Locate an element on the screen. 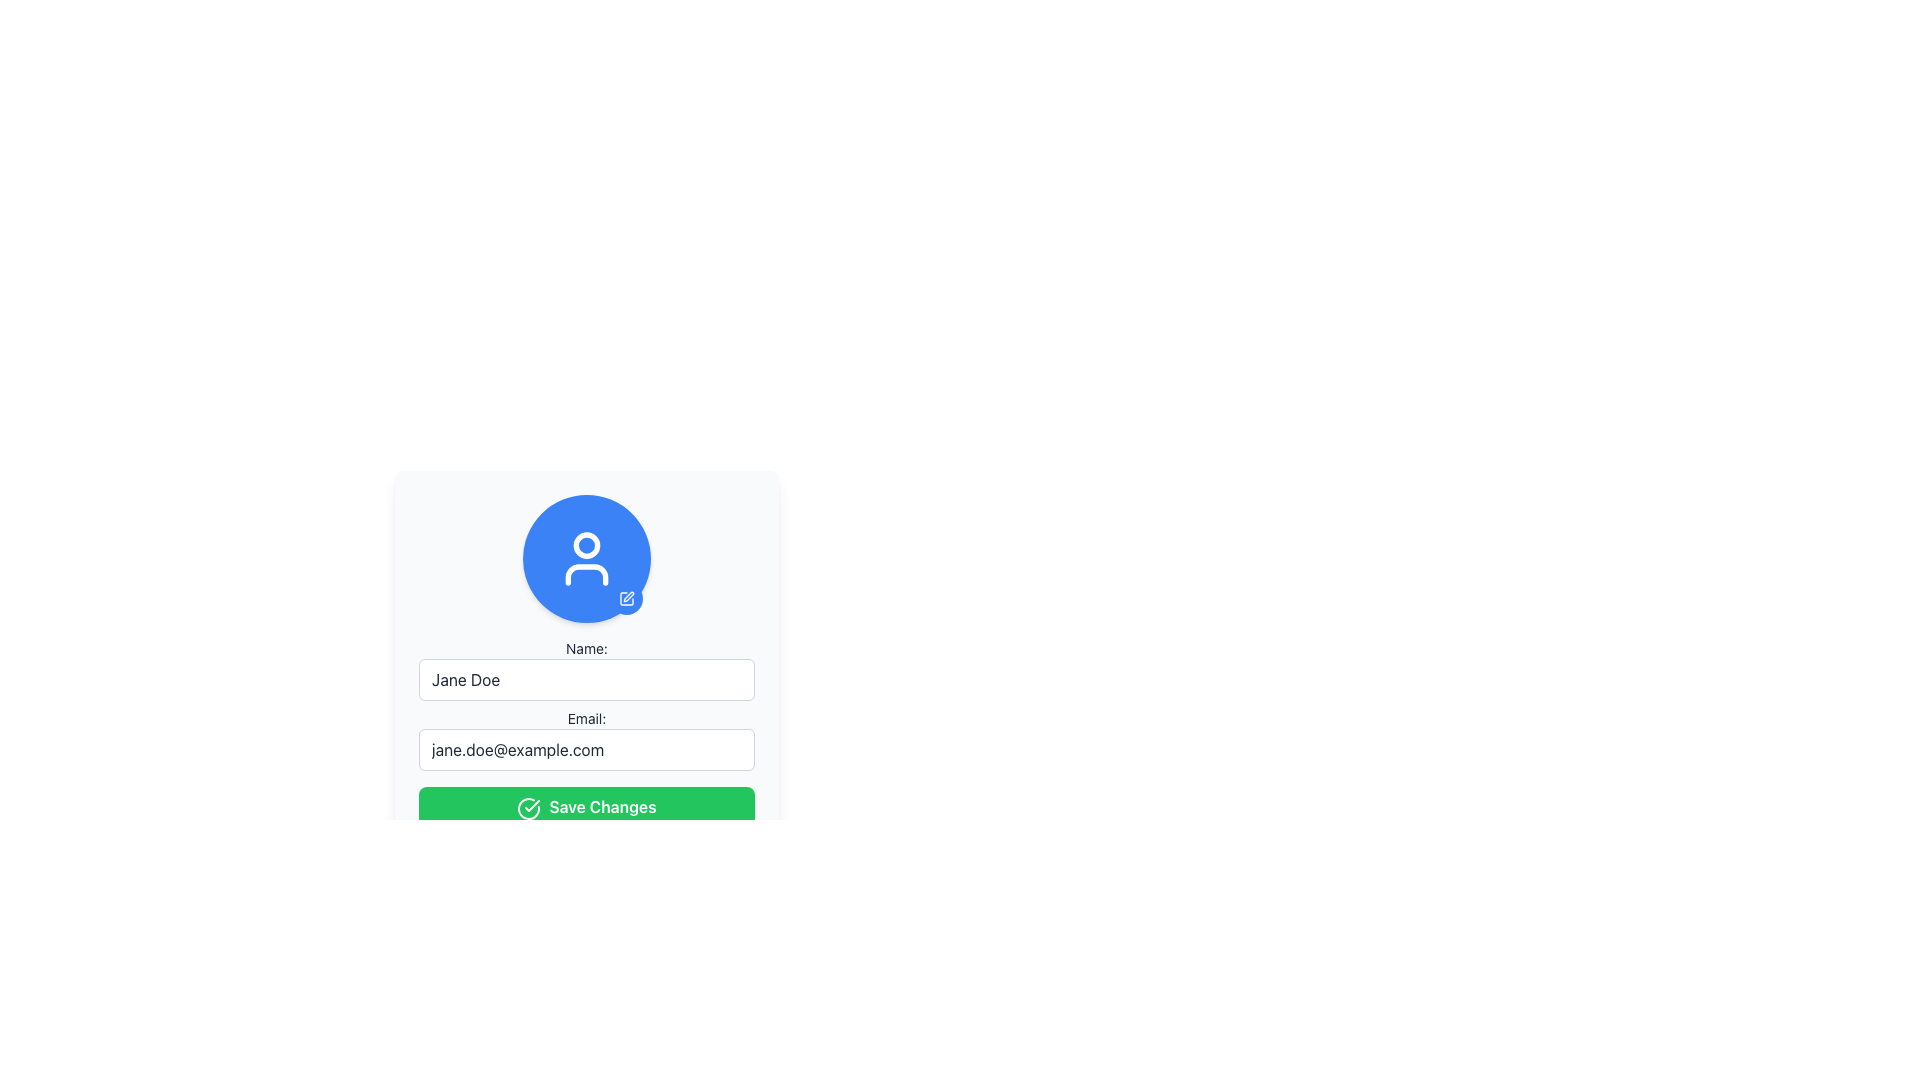 This screenshot has width=1920, height=1080. the text label displaying 'Name:' which is positioned above the input field in the top-left part of the form is located at coordinates (585, 648).